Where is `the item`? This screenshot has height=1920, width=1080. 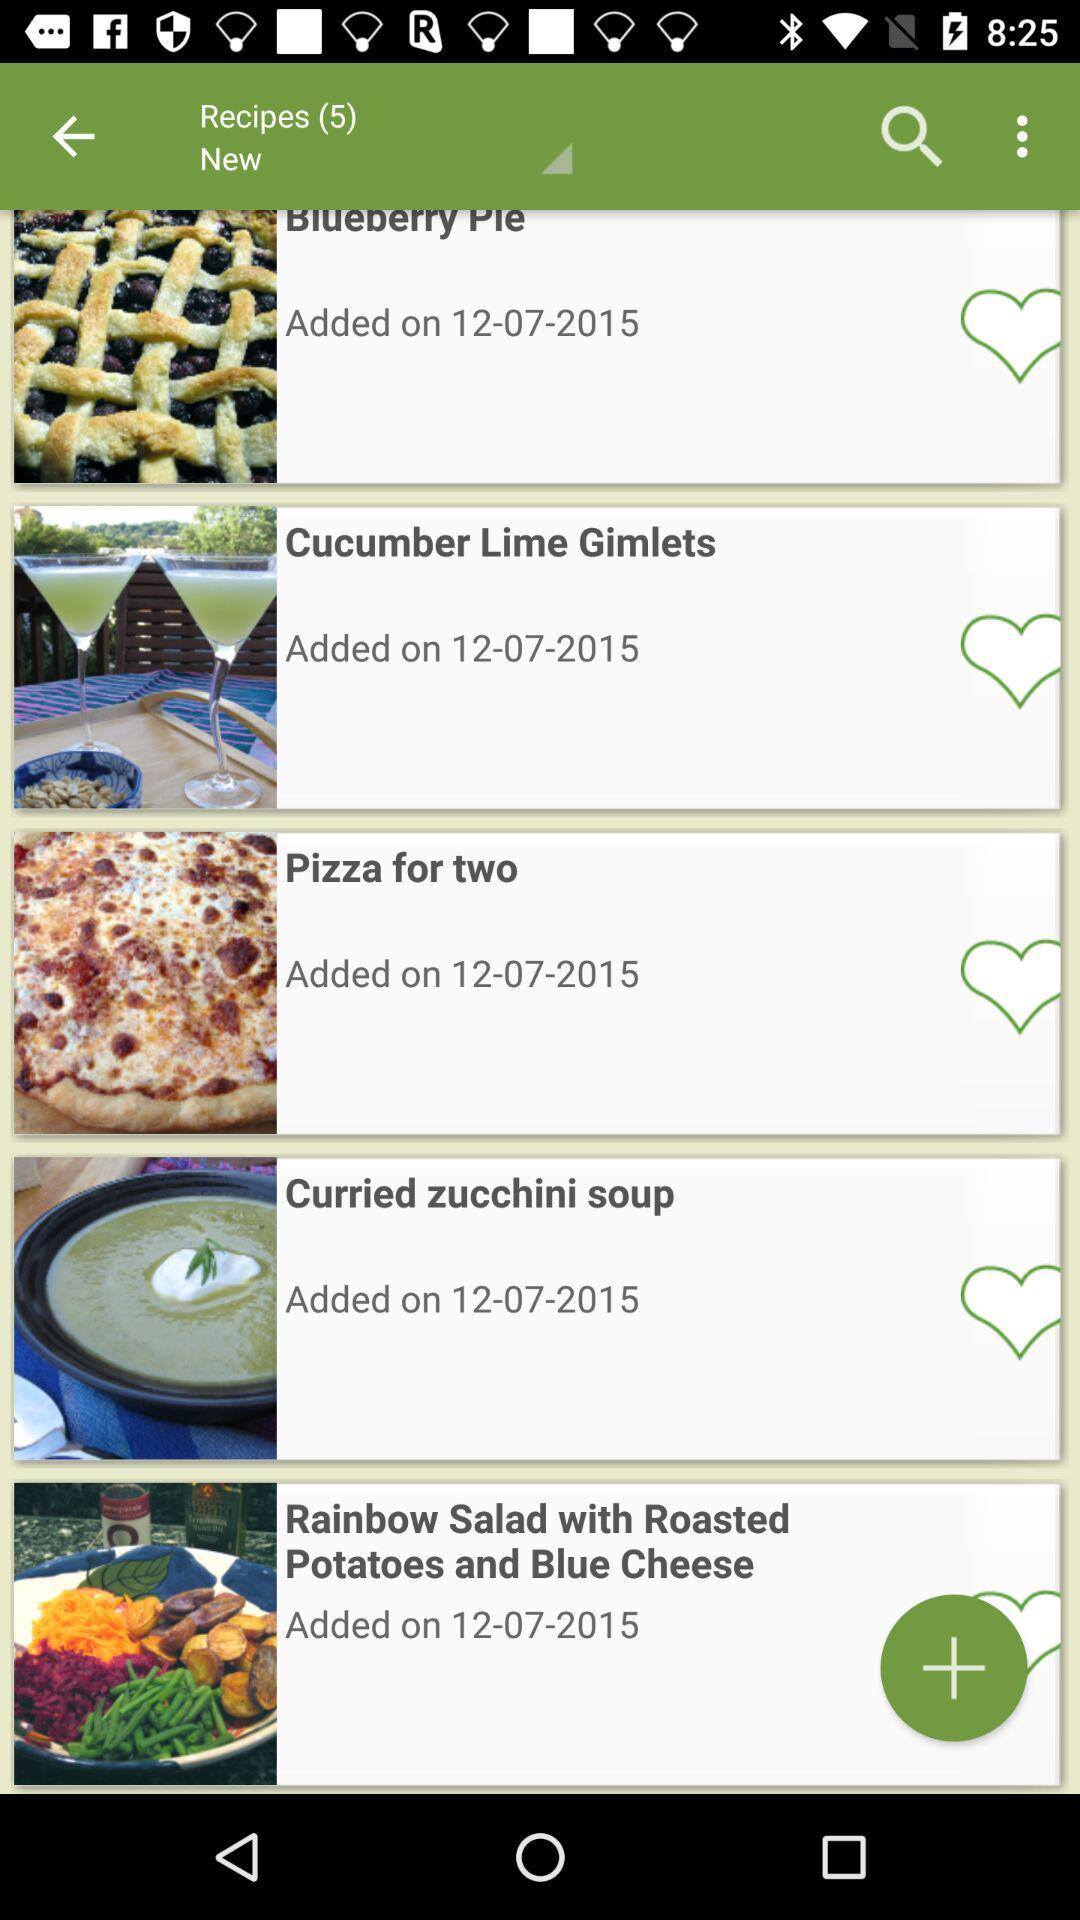 the item is located at coordinates (997, 1636).